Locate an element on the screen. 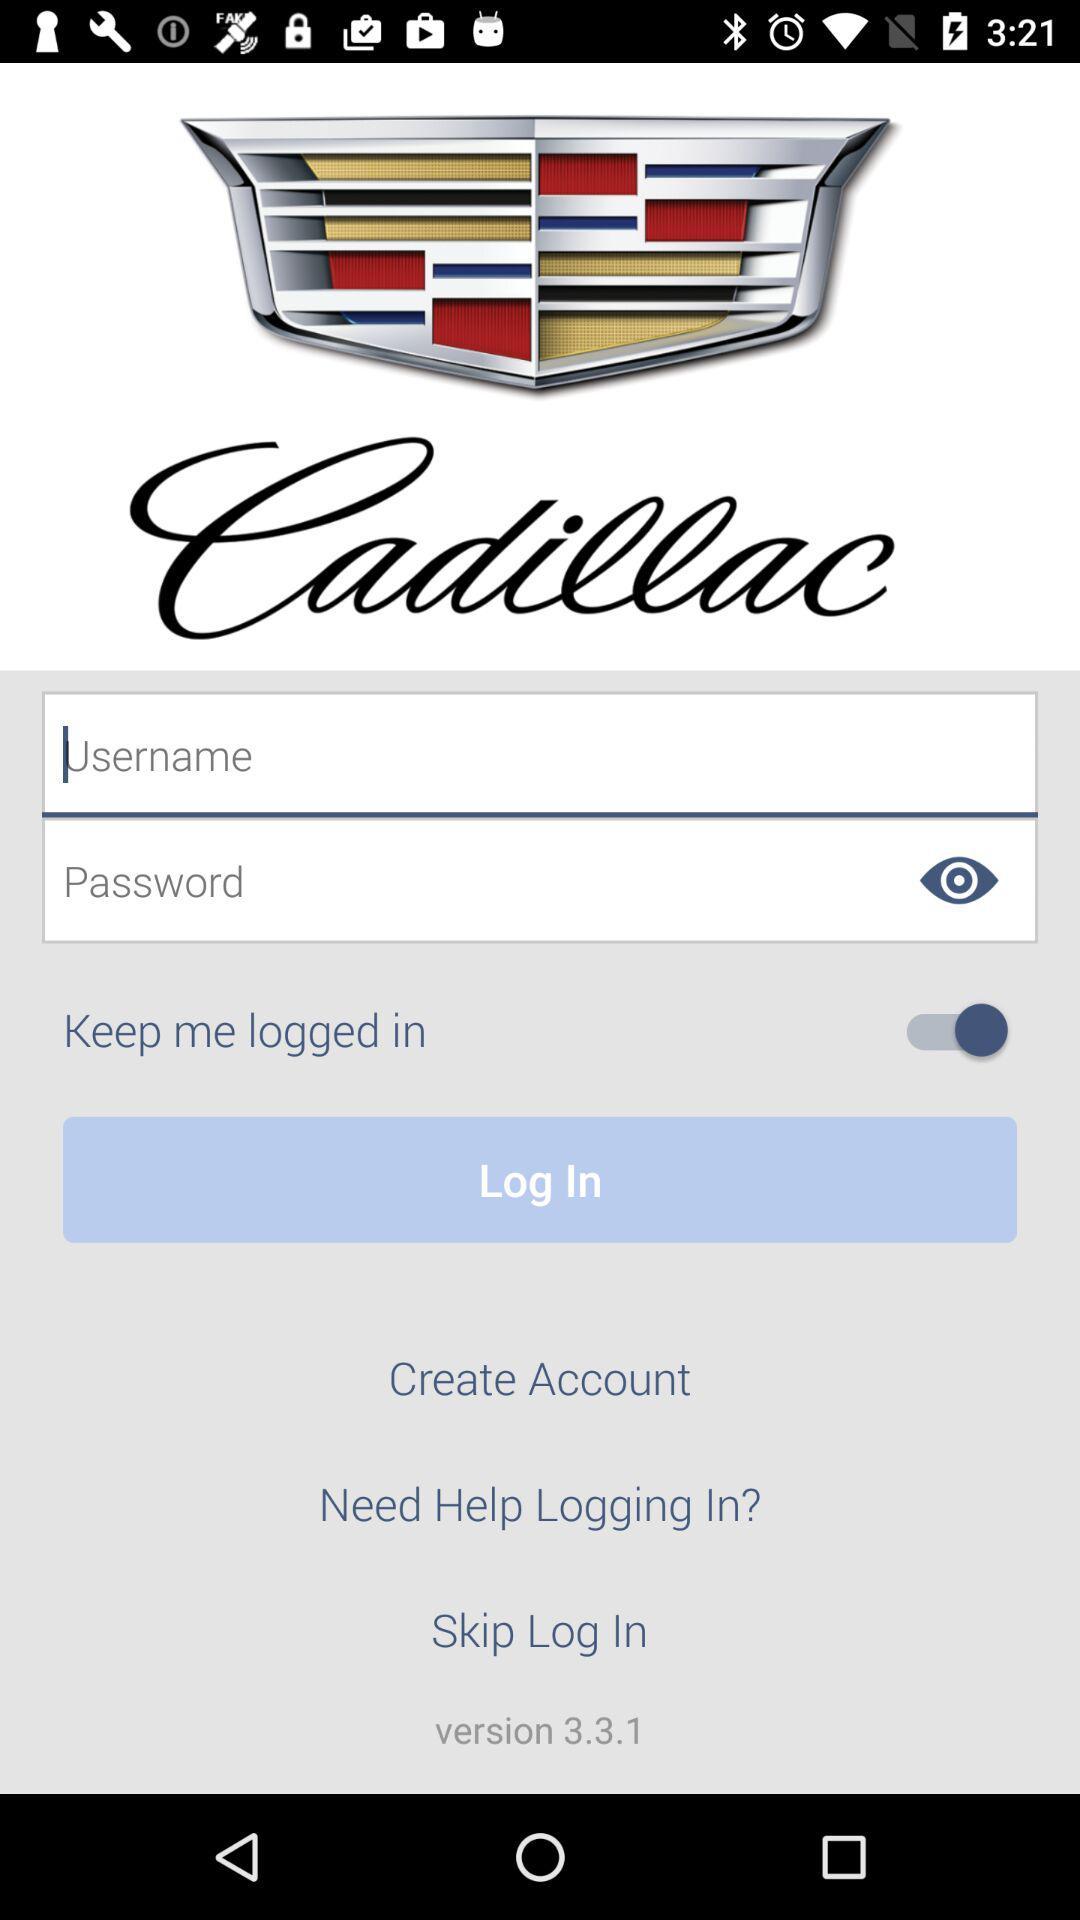 This screenshot has width=1080, height=1920. item above keep me logged is located at coordinates (540, 880).